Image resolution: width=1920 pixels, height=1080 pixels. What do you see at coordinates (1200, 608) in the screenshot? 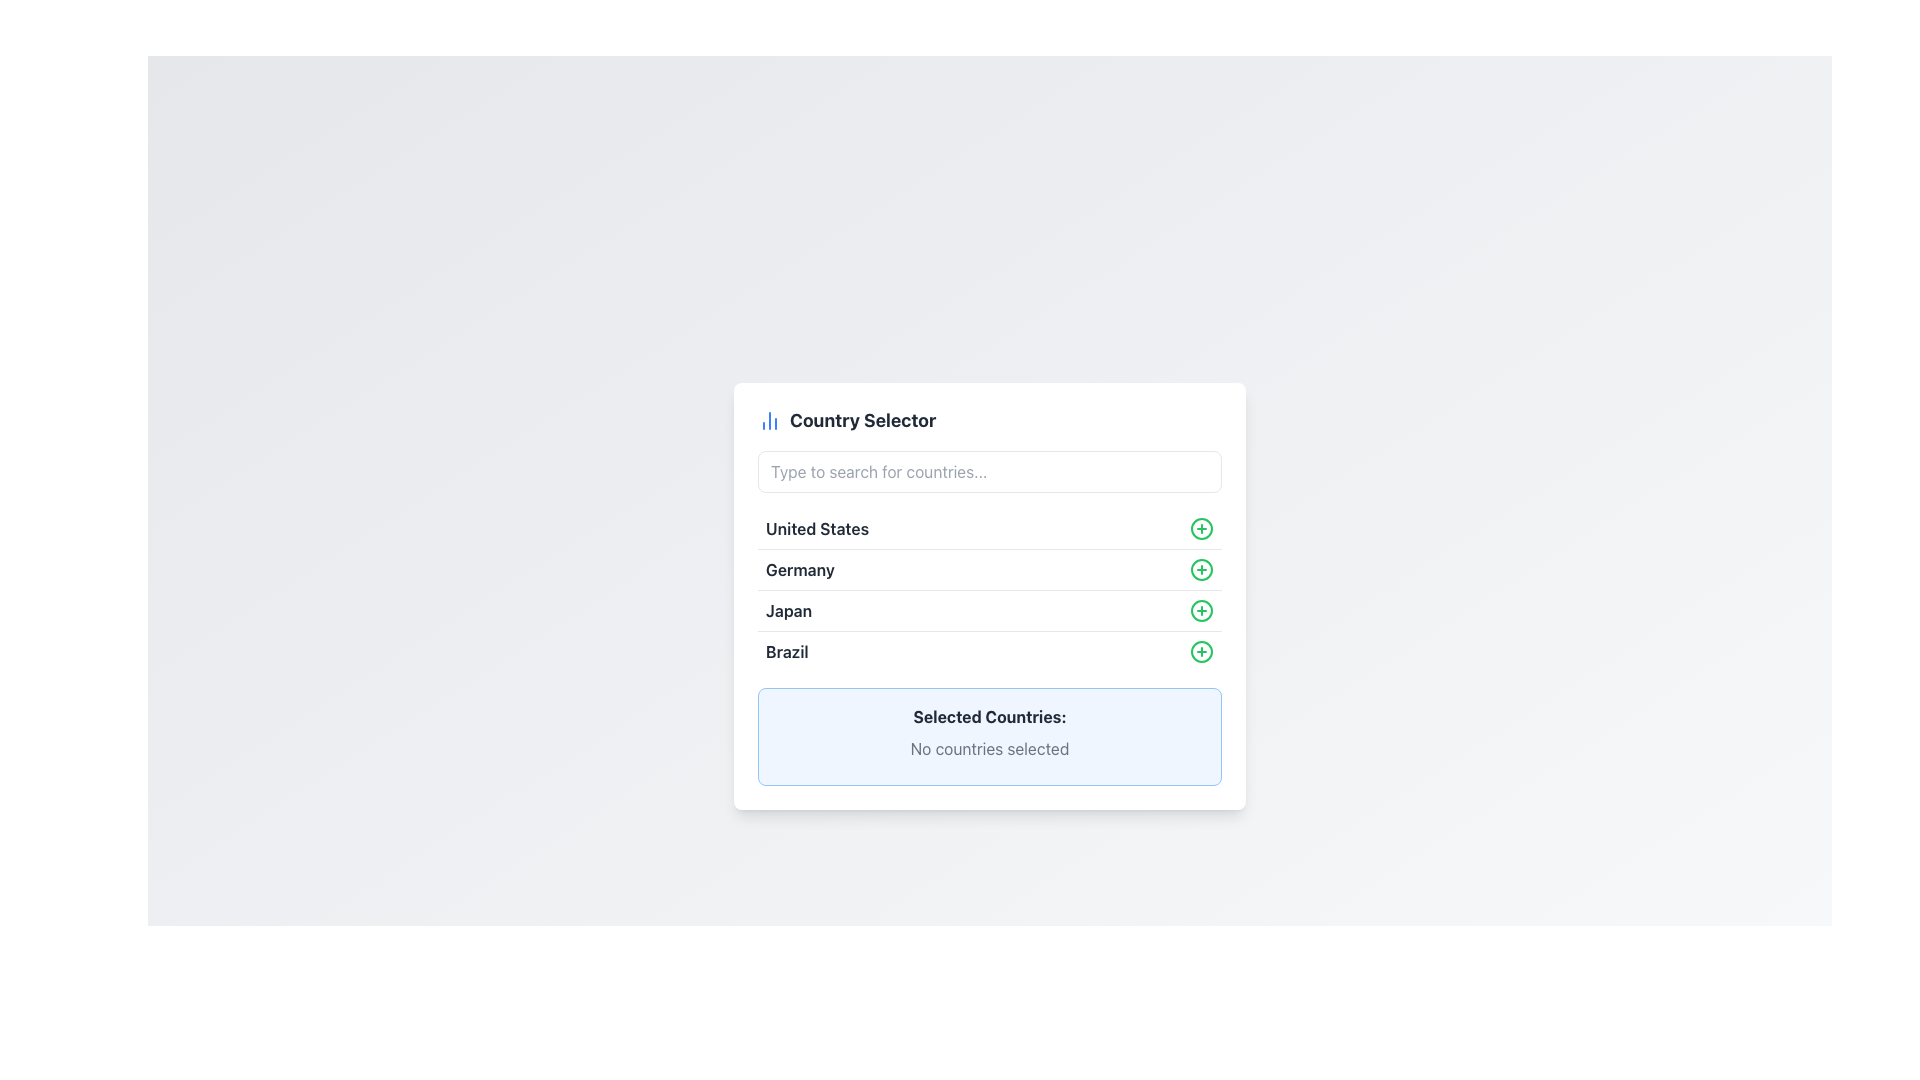
I see `the button that allows users to add 'Japan' to a selected list, positioned to the far right of the row labeled 'Japan'` at bounding box center [1200, 608].